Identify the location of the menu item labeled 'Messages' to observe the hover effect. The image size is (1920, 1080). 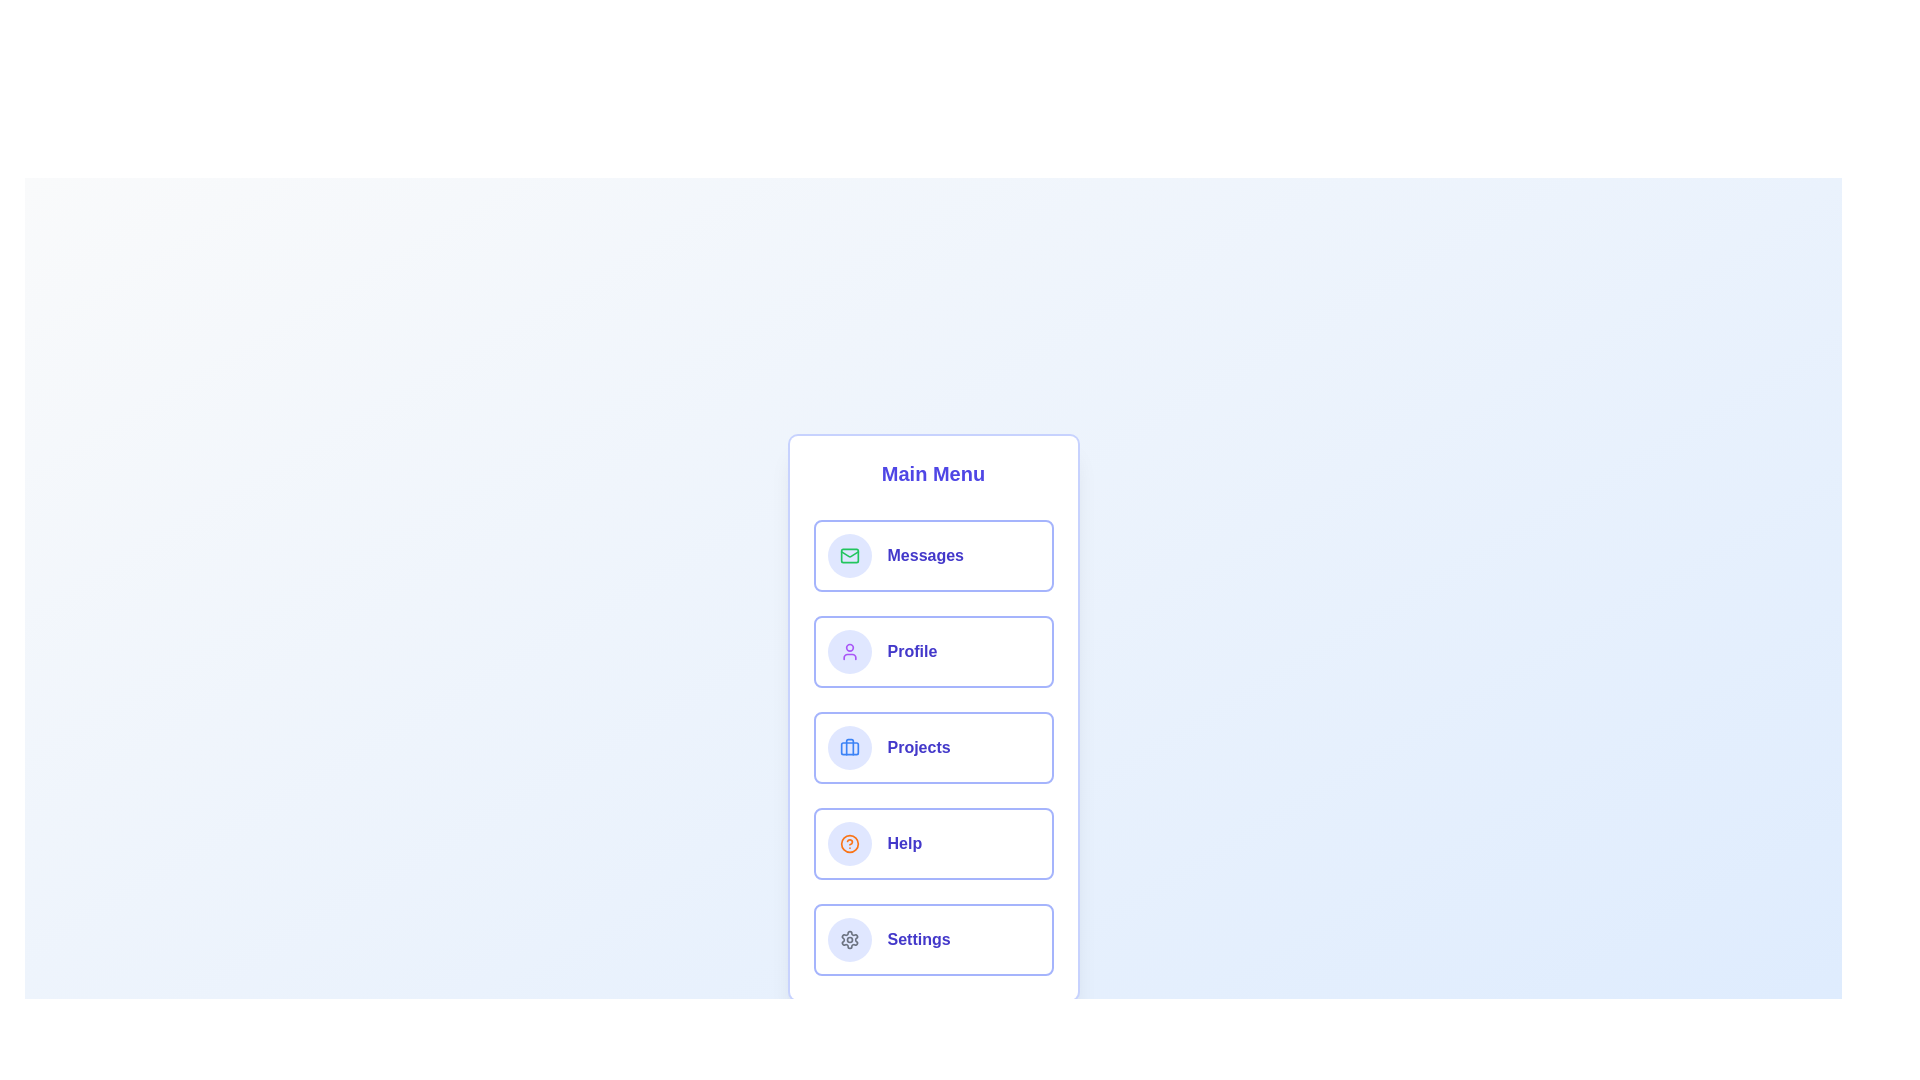
(932, 555).